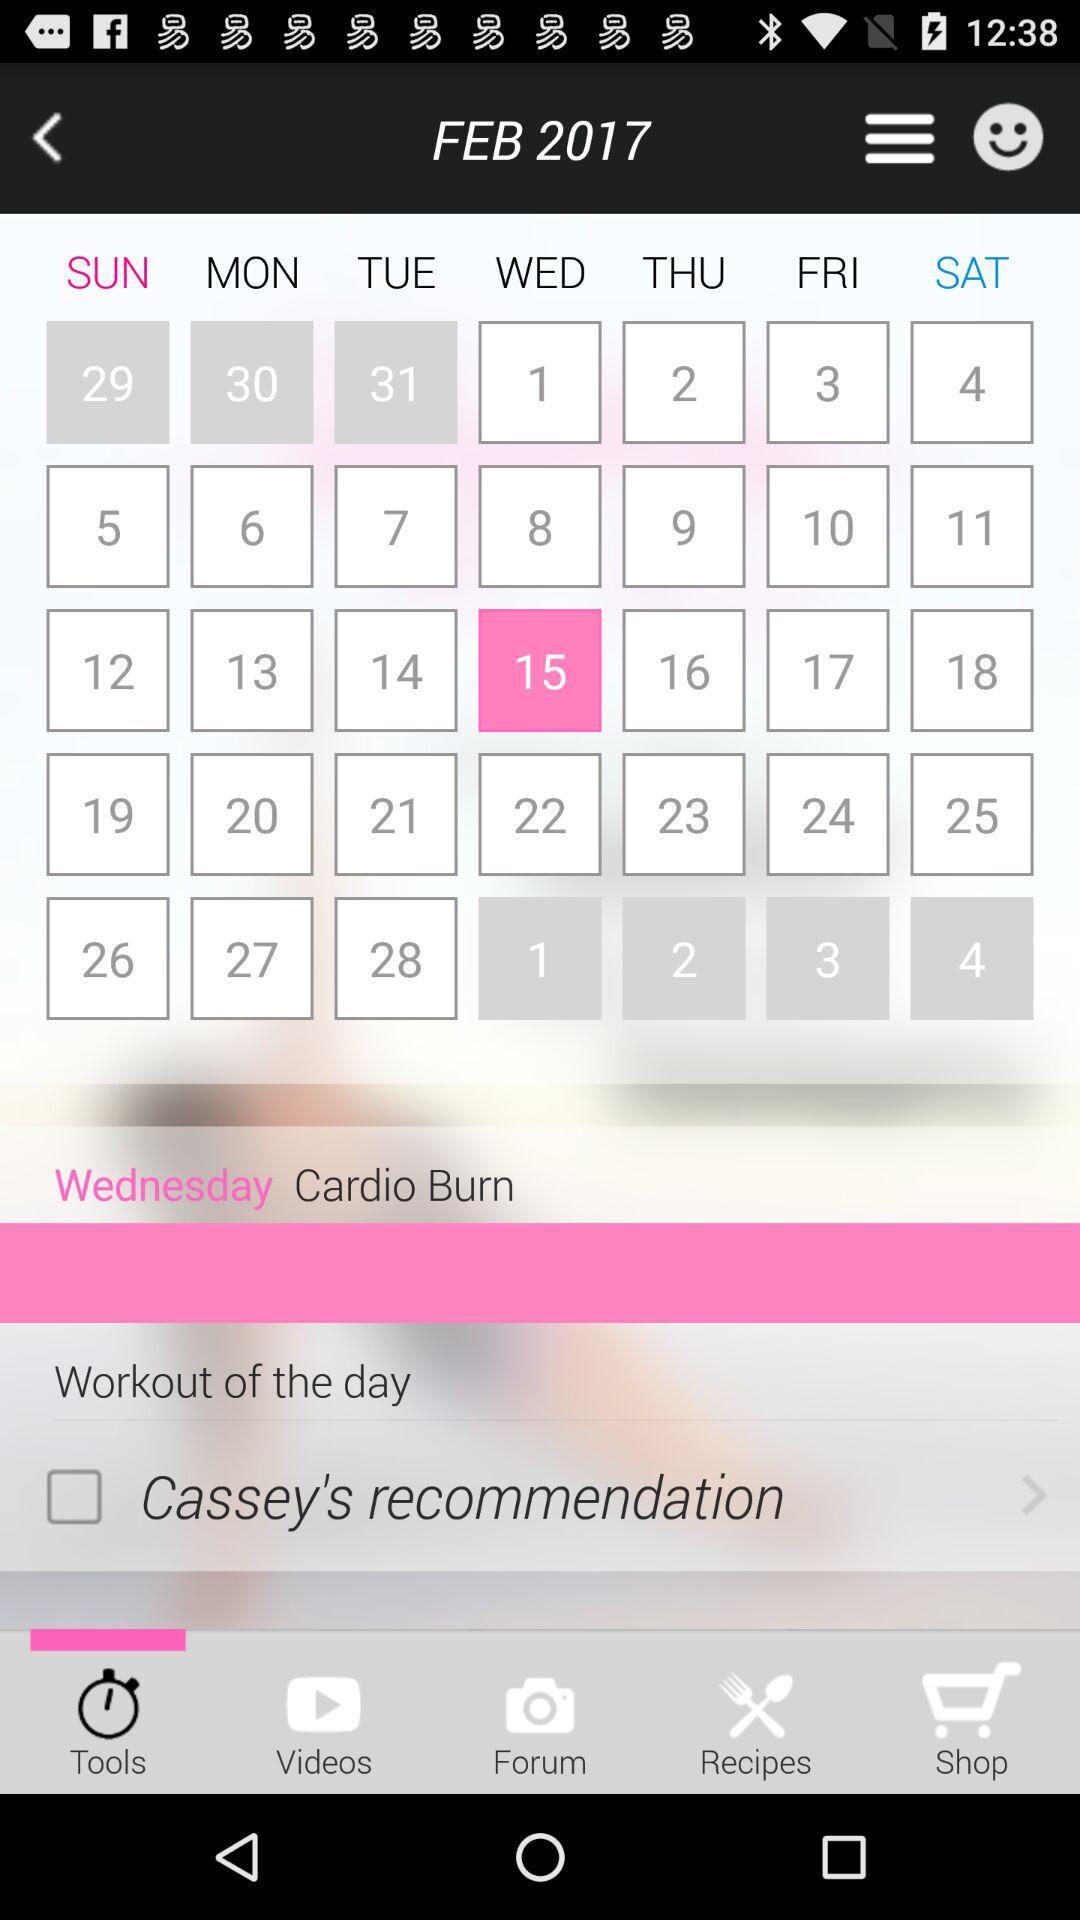 The height and width of the screenshot is (1920, 1080). Describe the element at coordinates (74, 147) in the screenshot. I see `the arrow_backward icon` at that location.